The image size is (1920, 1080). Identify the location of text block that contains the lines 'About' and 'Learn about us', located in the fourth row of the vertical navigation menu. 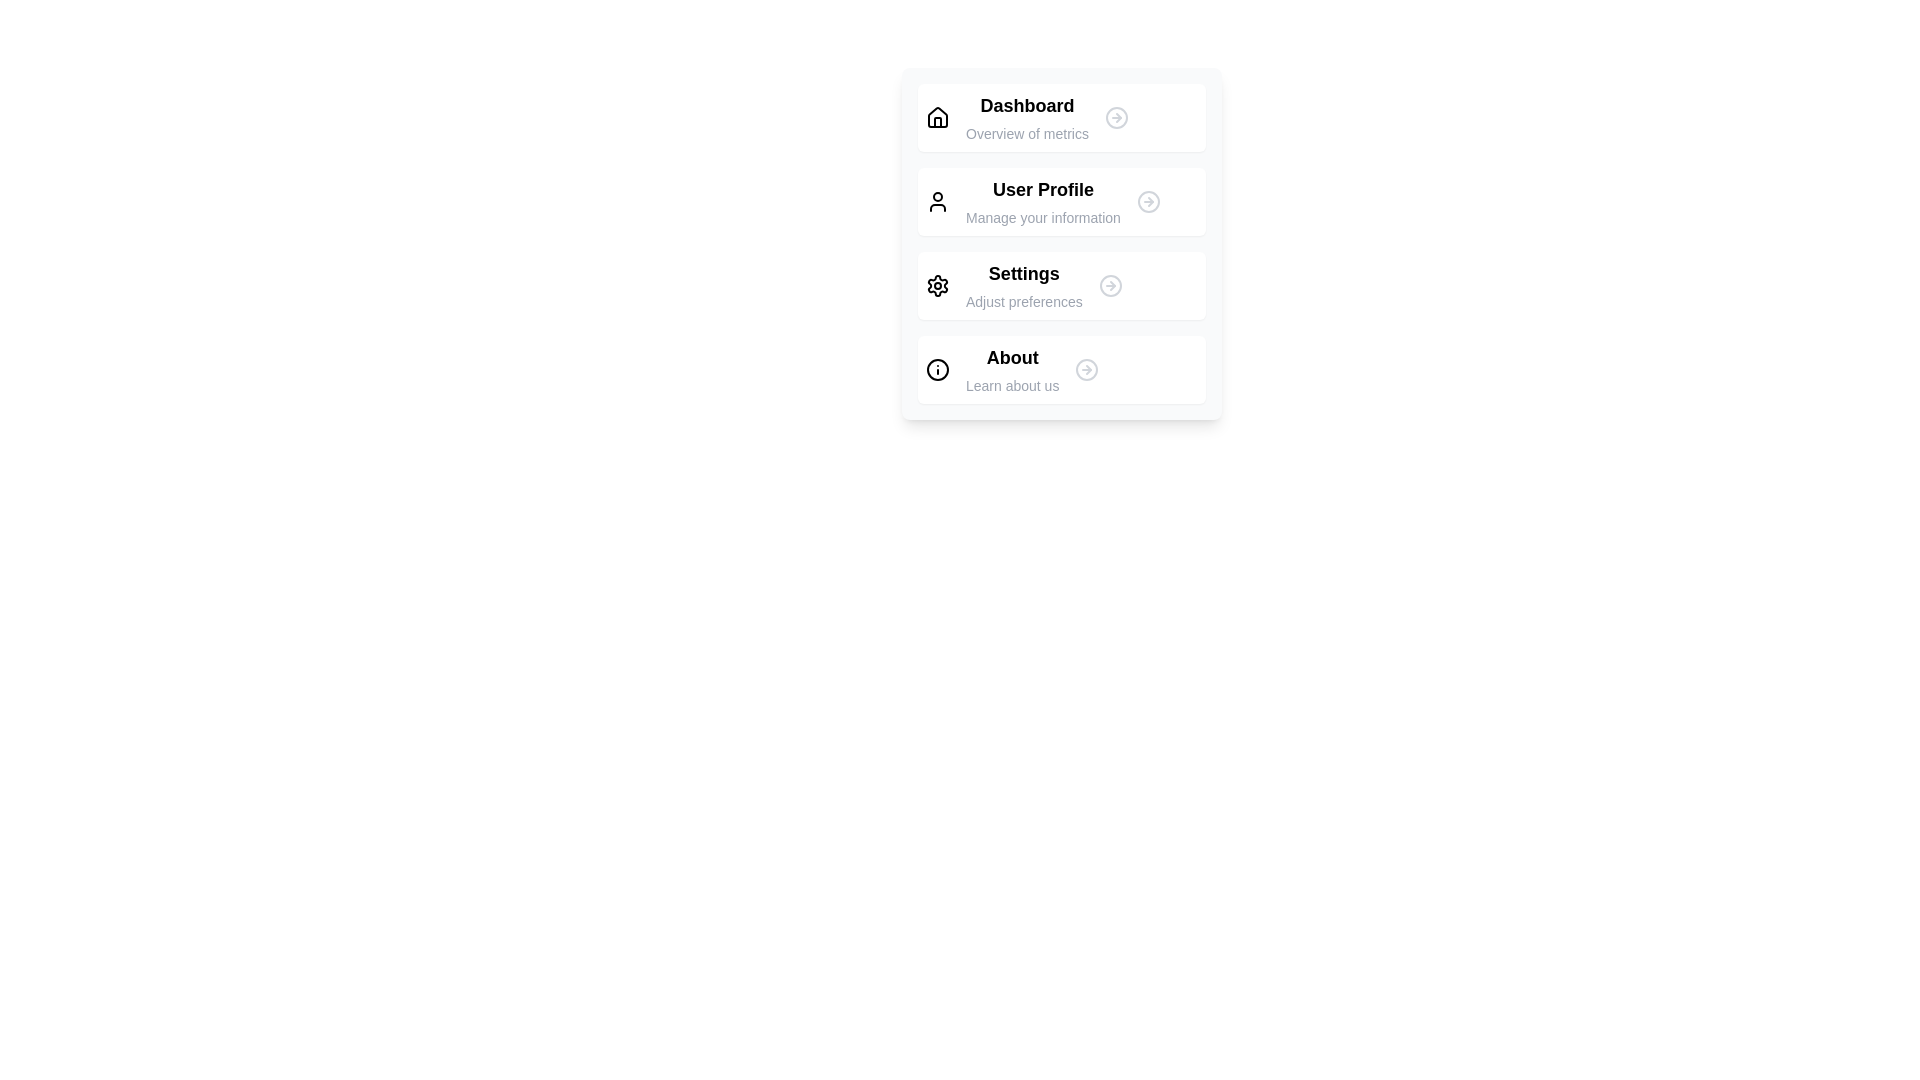
(1012, 370).